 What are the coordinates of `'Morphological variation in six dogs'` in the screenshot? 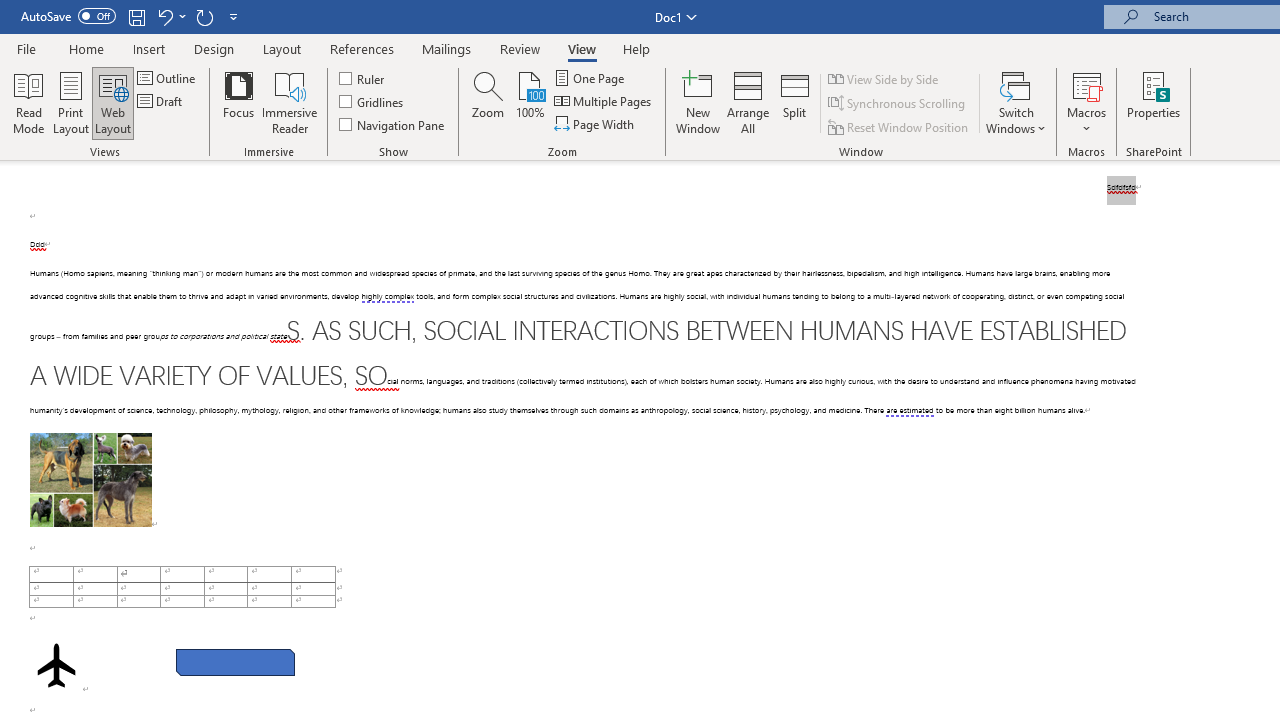 It's located at (89, 479).